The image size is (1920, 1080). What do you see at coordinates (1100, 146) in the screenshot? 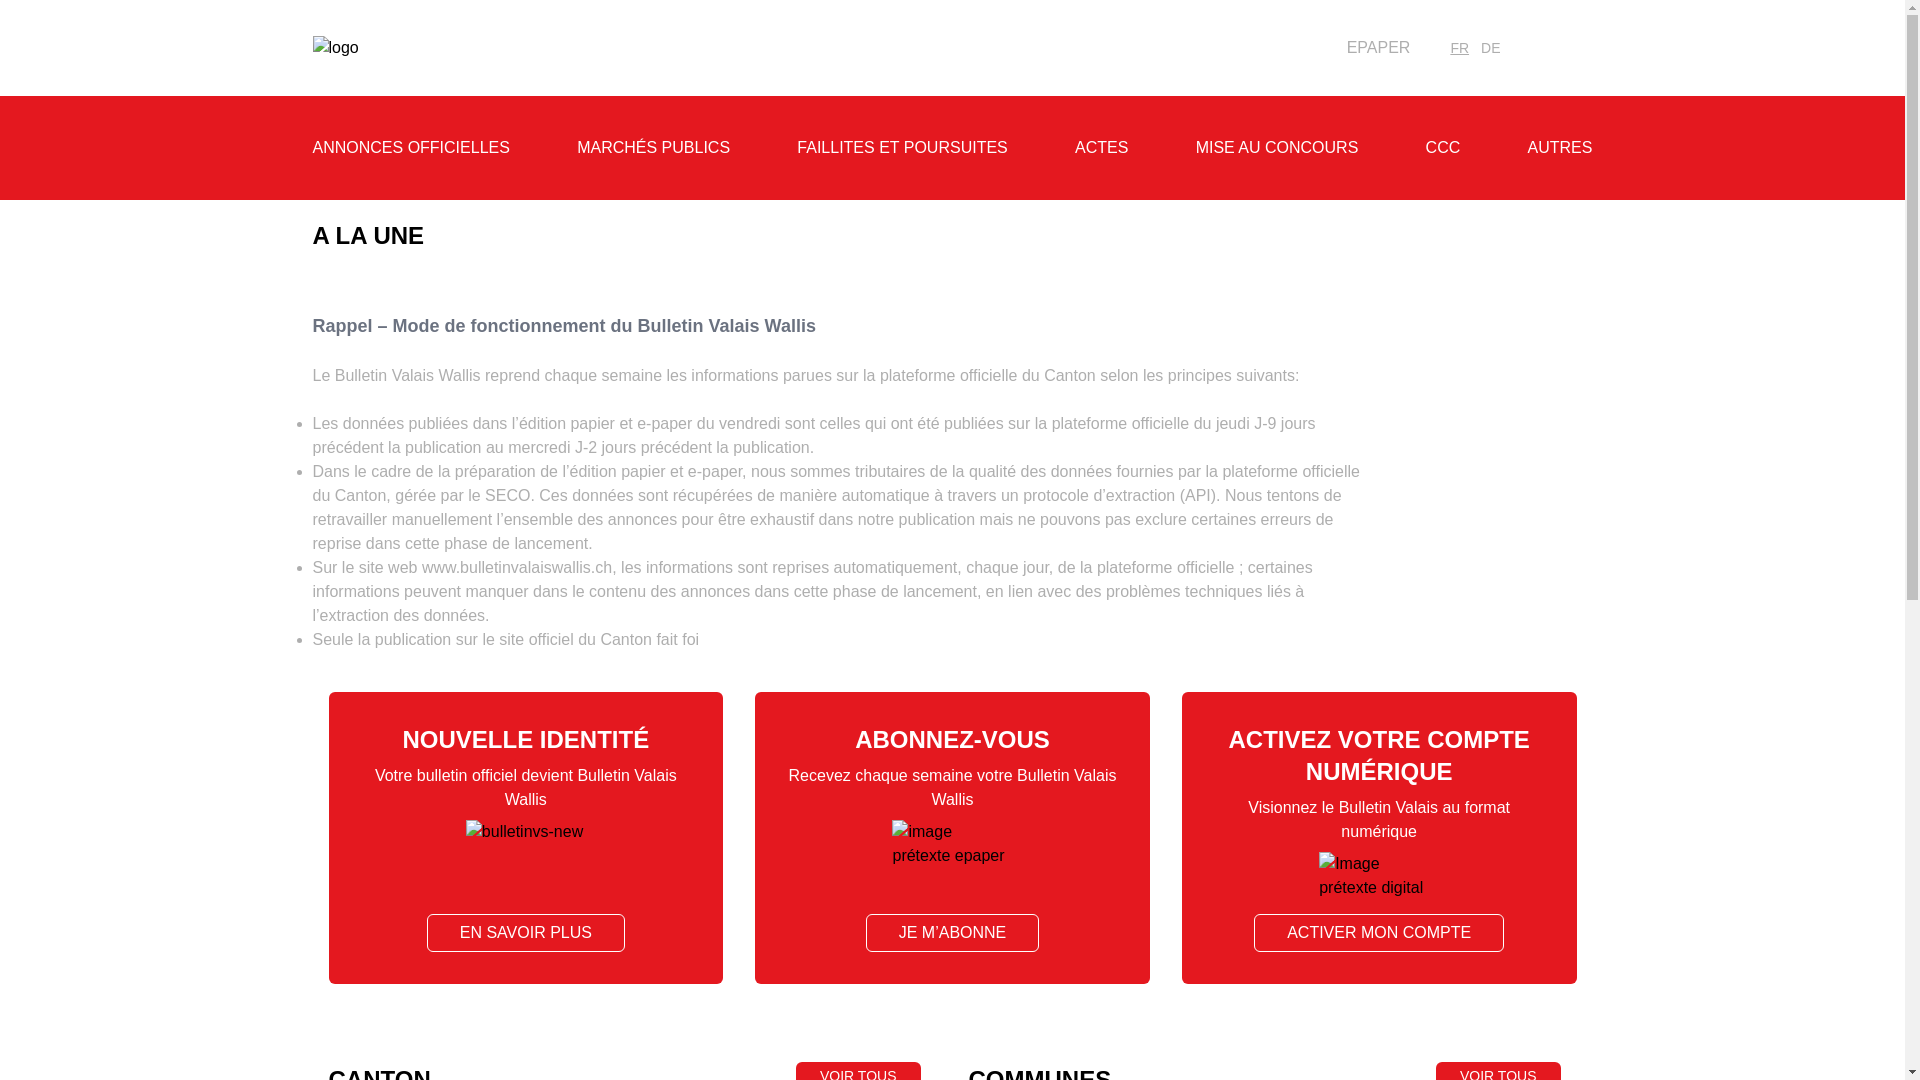
I see `'ACTES'` at bounding box center [1100, 146].